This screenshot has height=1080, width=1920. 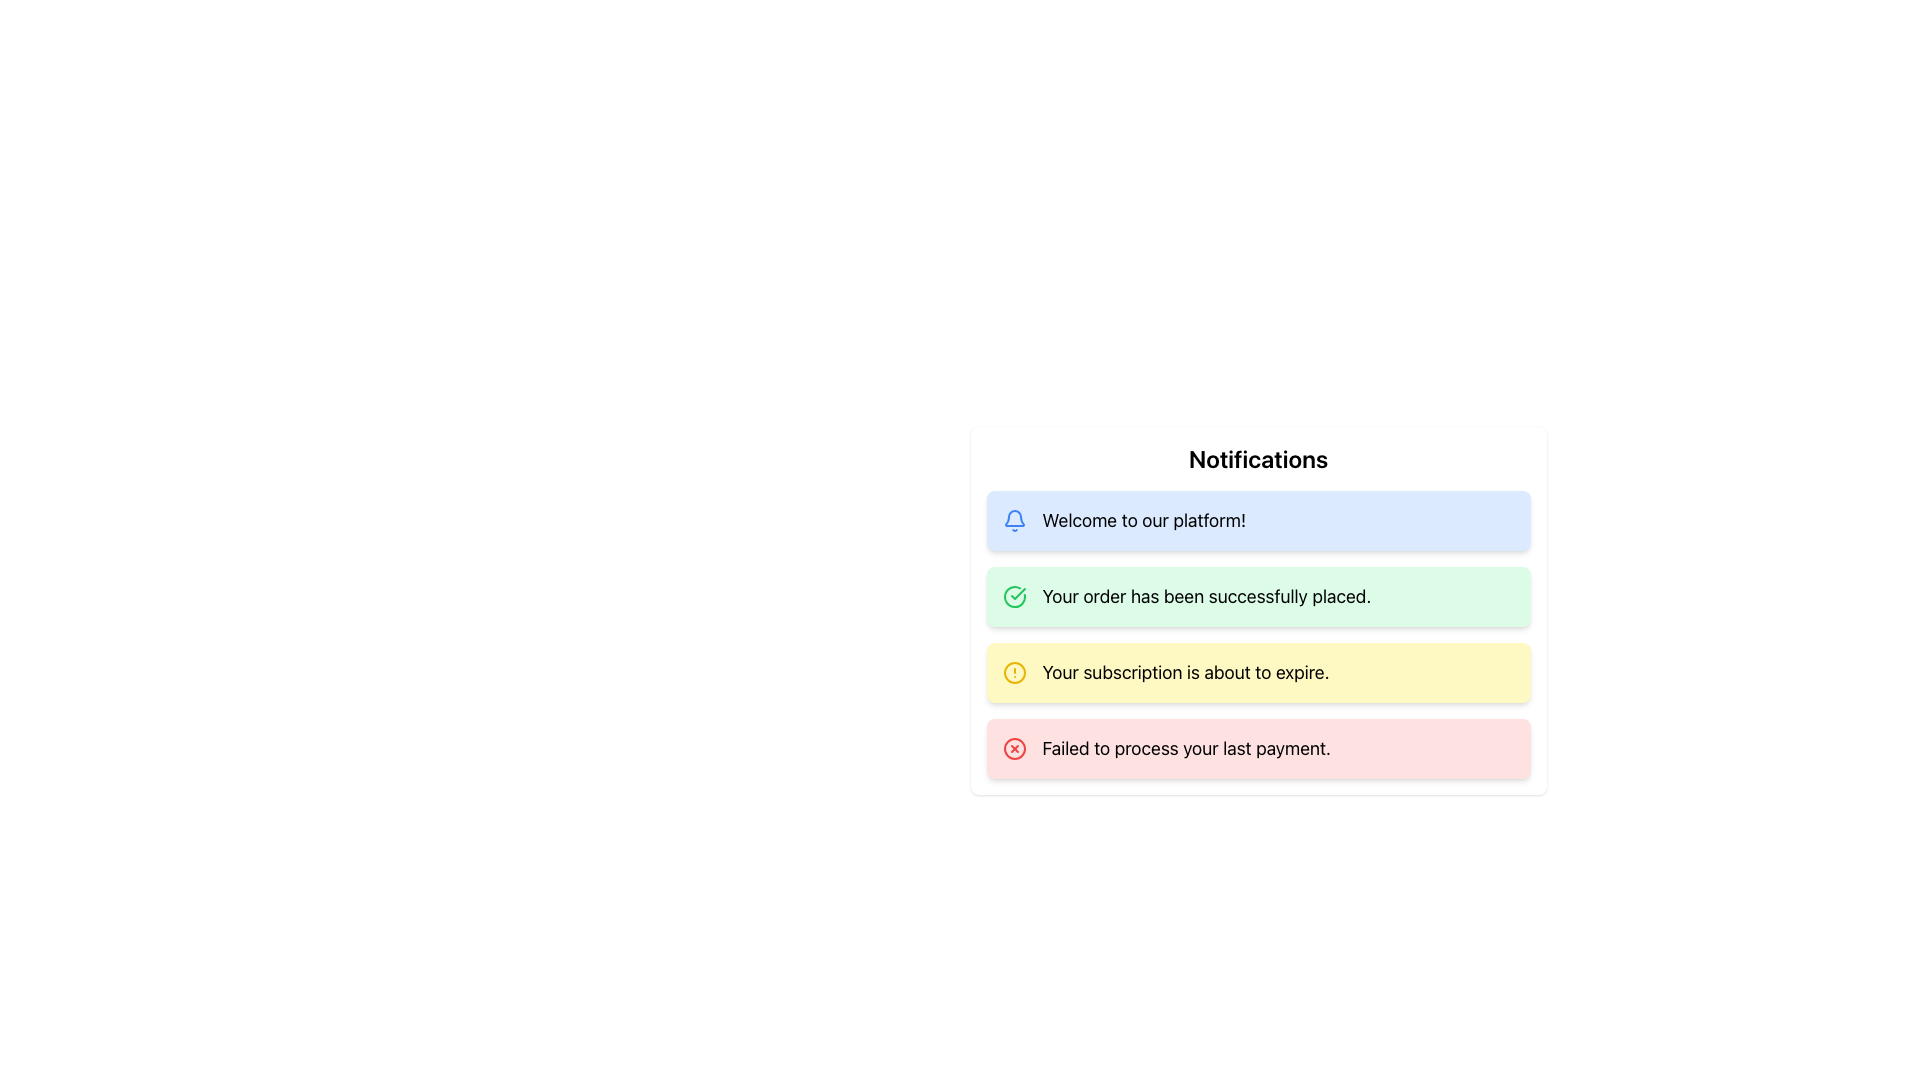 I want to click on the informational notification with a green background that contains a checkmark icon and the text 'Your order has been successfully placed.', so click(x=1257, y=635).